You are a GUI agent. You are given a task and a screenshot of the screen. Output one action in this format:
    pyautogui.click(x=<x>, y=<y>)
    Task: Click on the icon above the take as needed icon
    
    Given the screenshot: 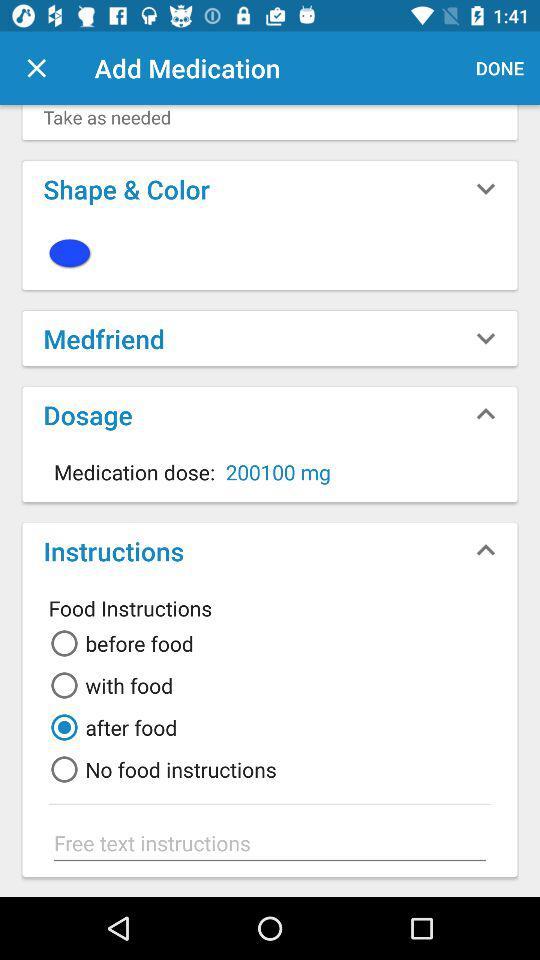 What is the action you would take?
    pyautogui.click(x=499, y=68)
    